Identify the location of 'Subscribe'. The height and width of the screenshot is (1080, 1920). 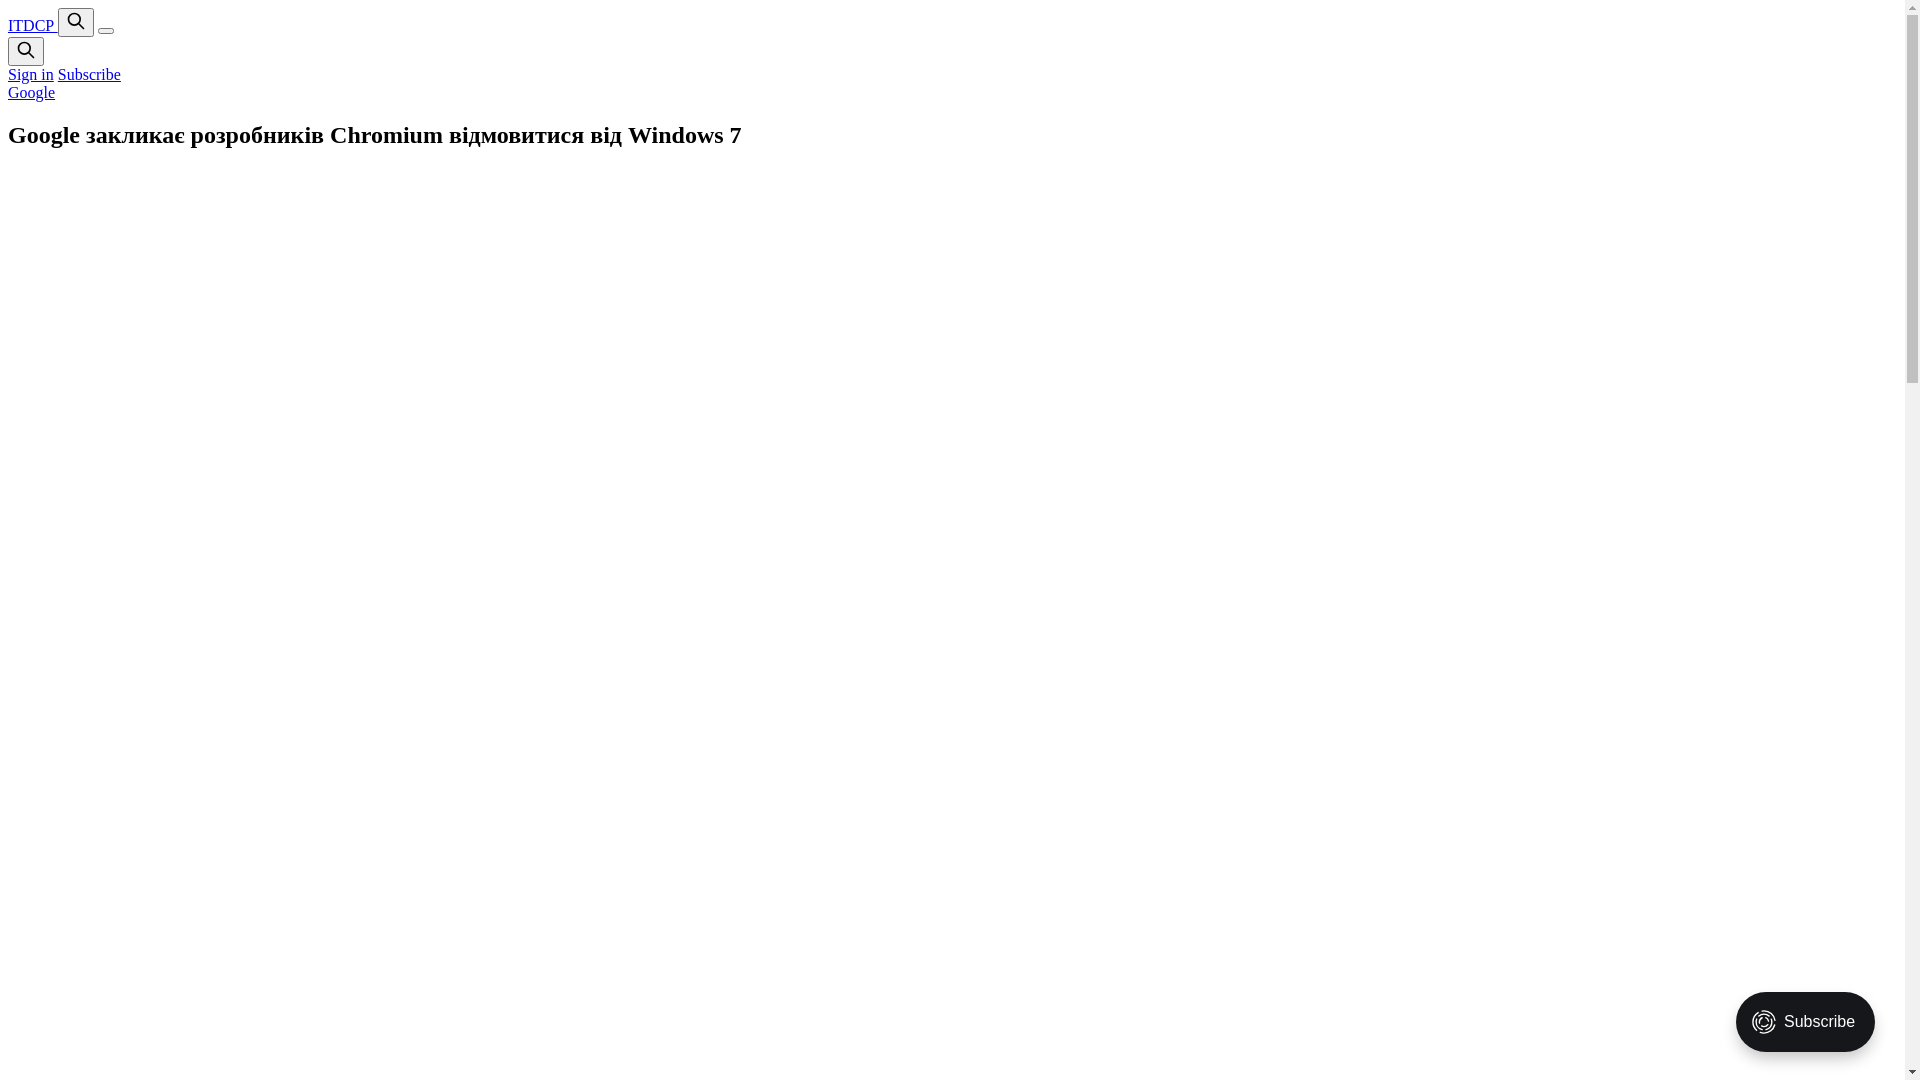
(88, 73).